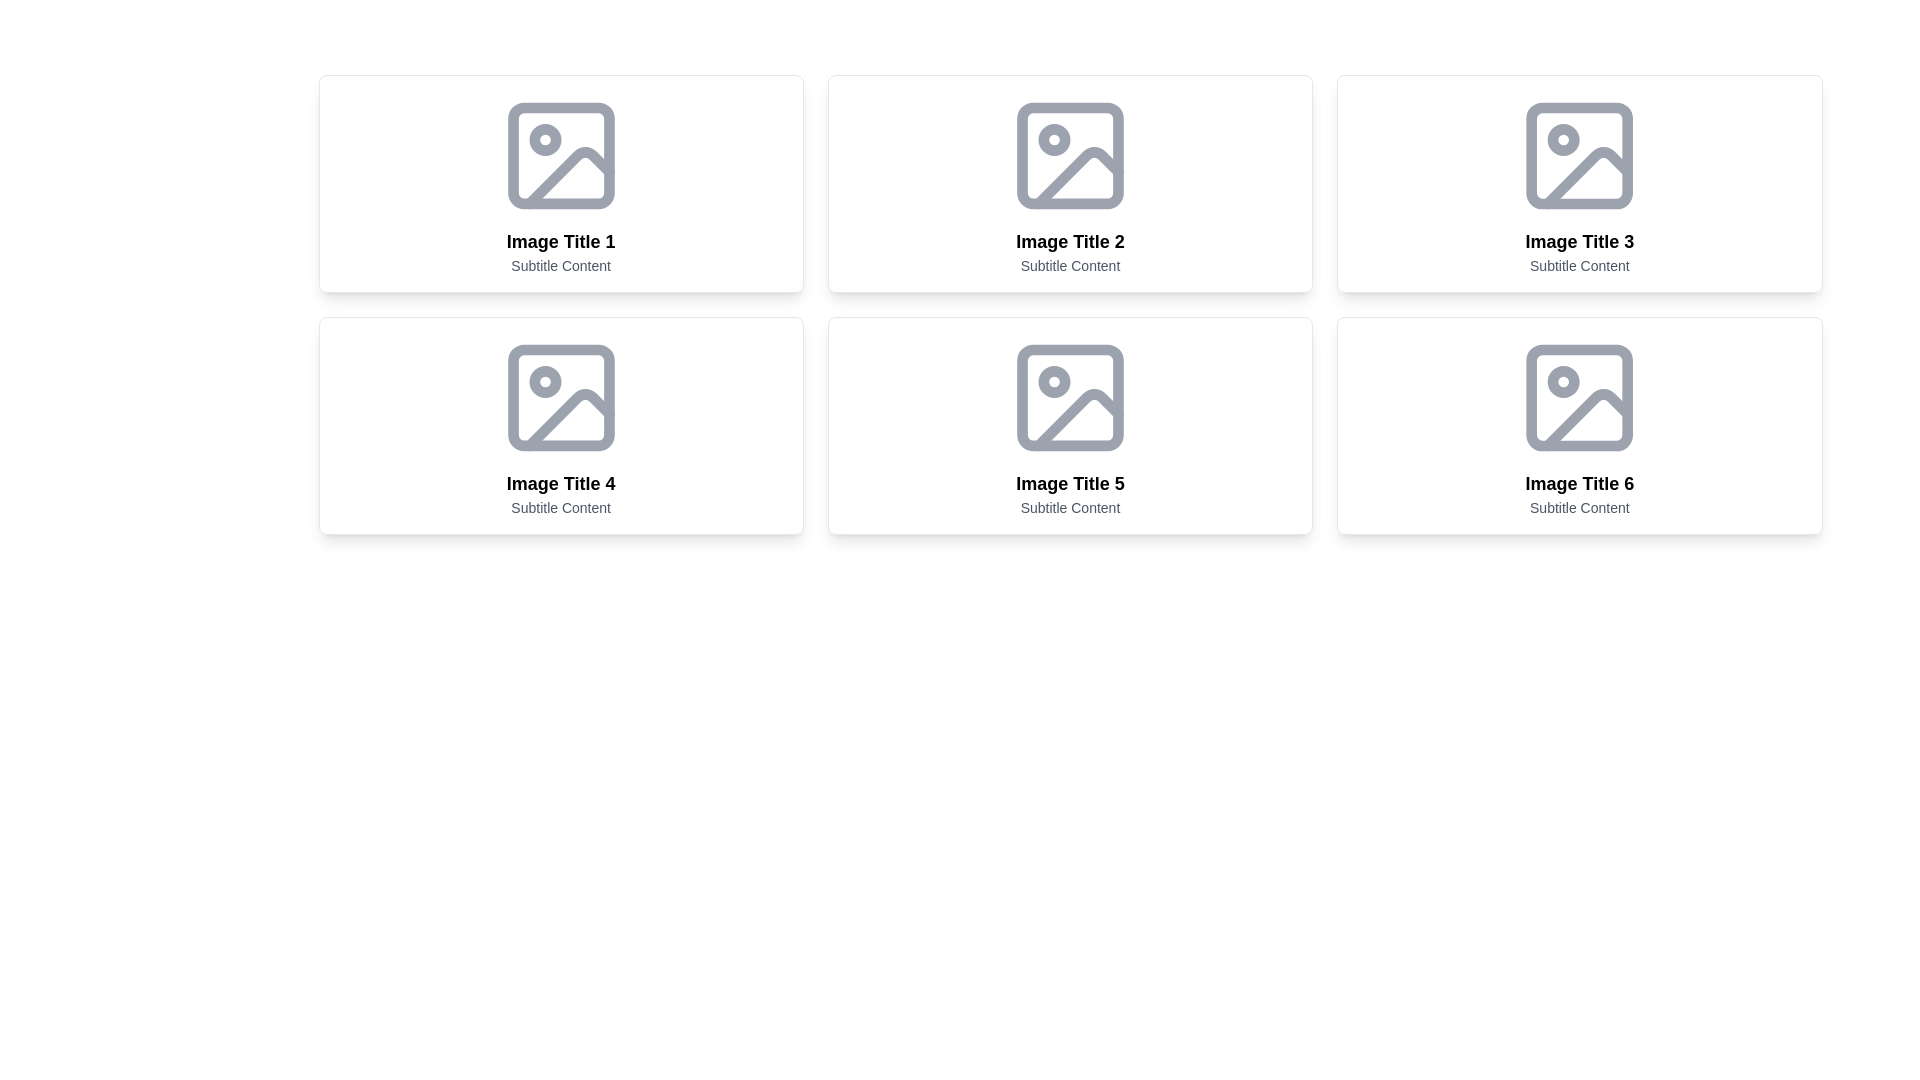 This screenshot has height=1080, width=1920. I want to click on the small rounded rectangle within the SVG icon located in the fifth card of the grid layout, which is above the title 'Image Title 5.', so click(1069, 397).